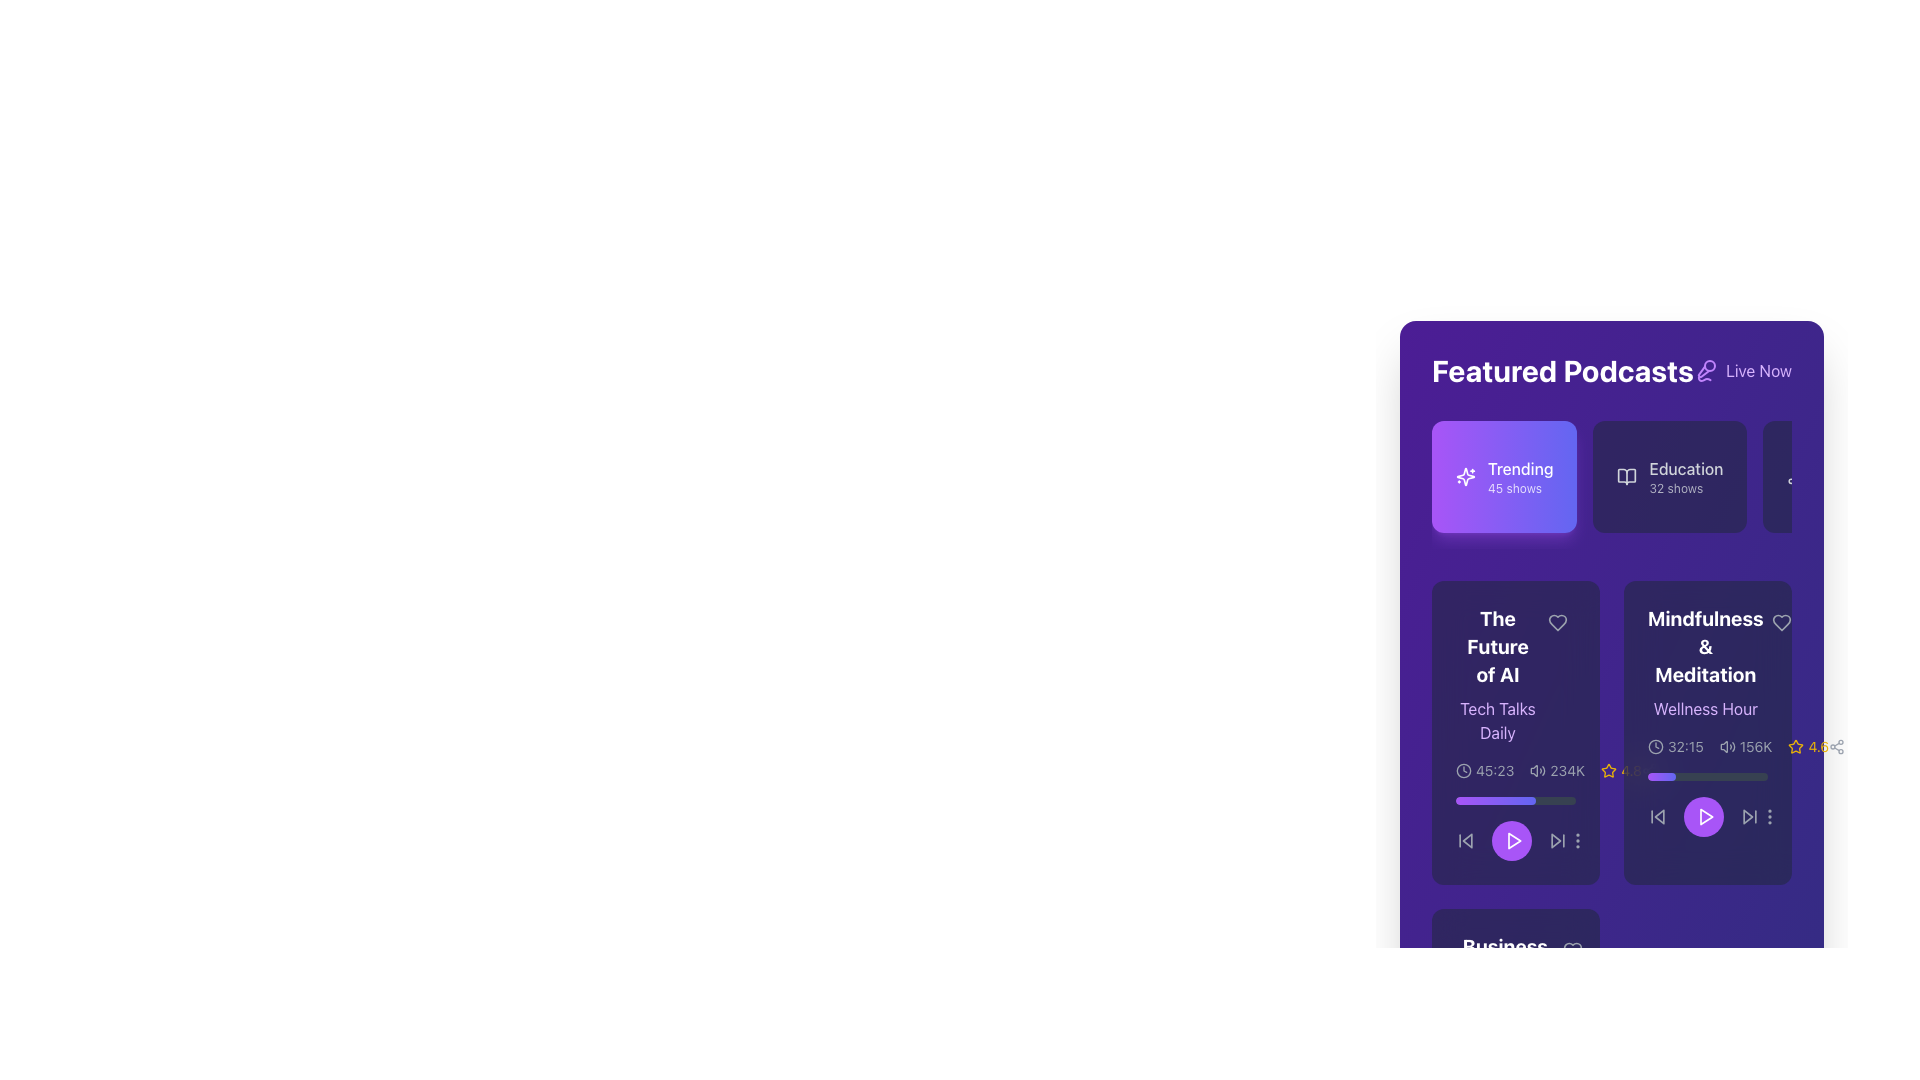  What do you see at coordinates (1557, 622) in the screenshot?
I see `the heart icon located within the circular button in the top-right corner of the 'The Future of AI' card to trigger hover effects` at bounding box center [1557, 622].